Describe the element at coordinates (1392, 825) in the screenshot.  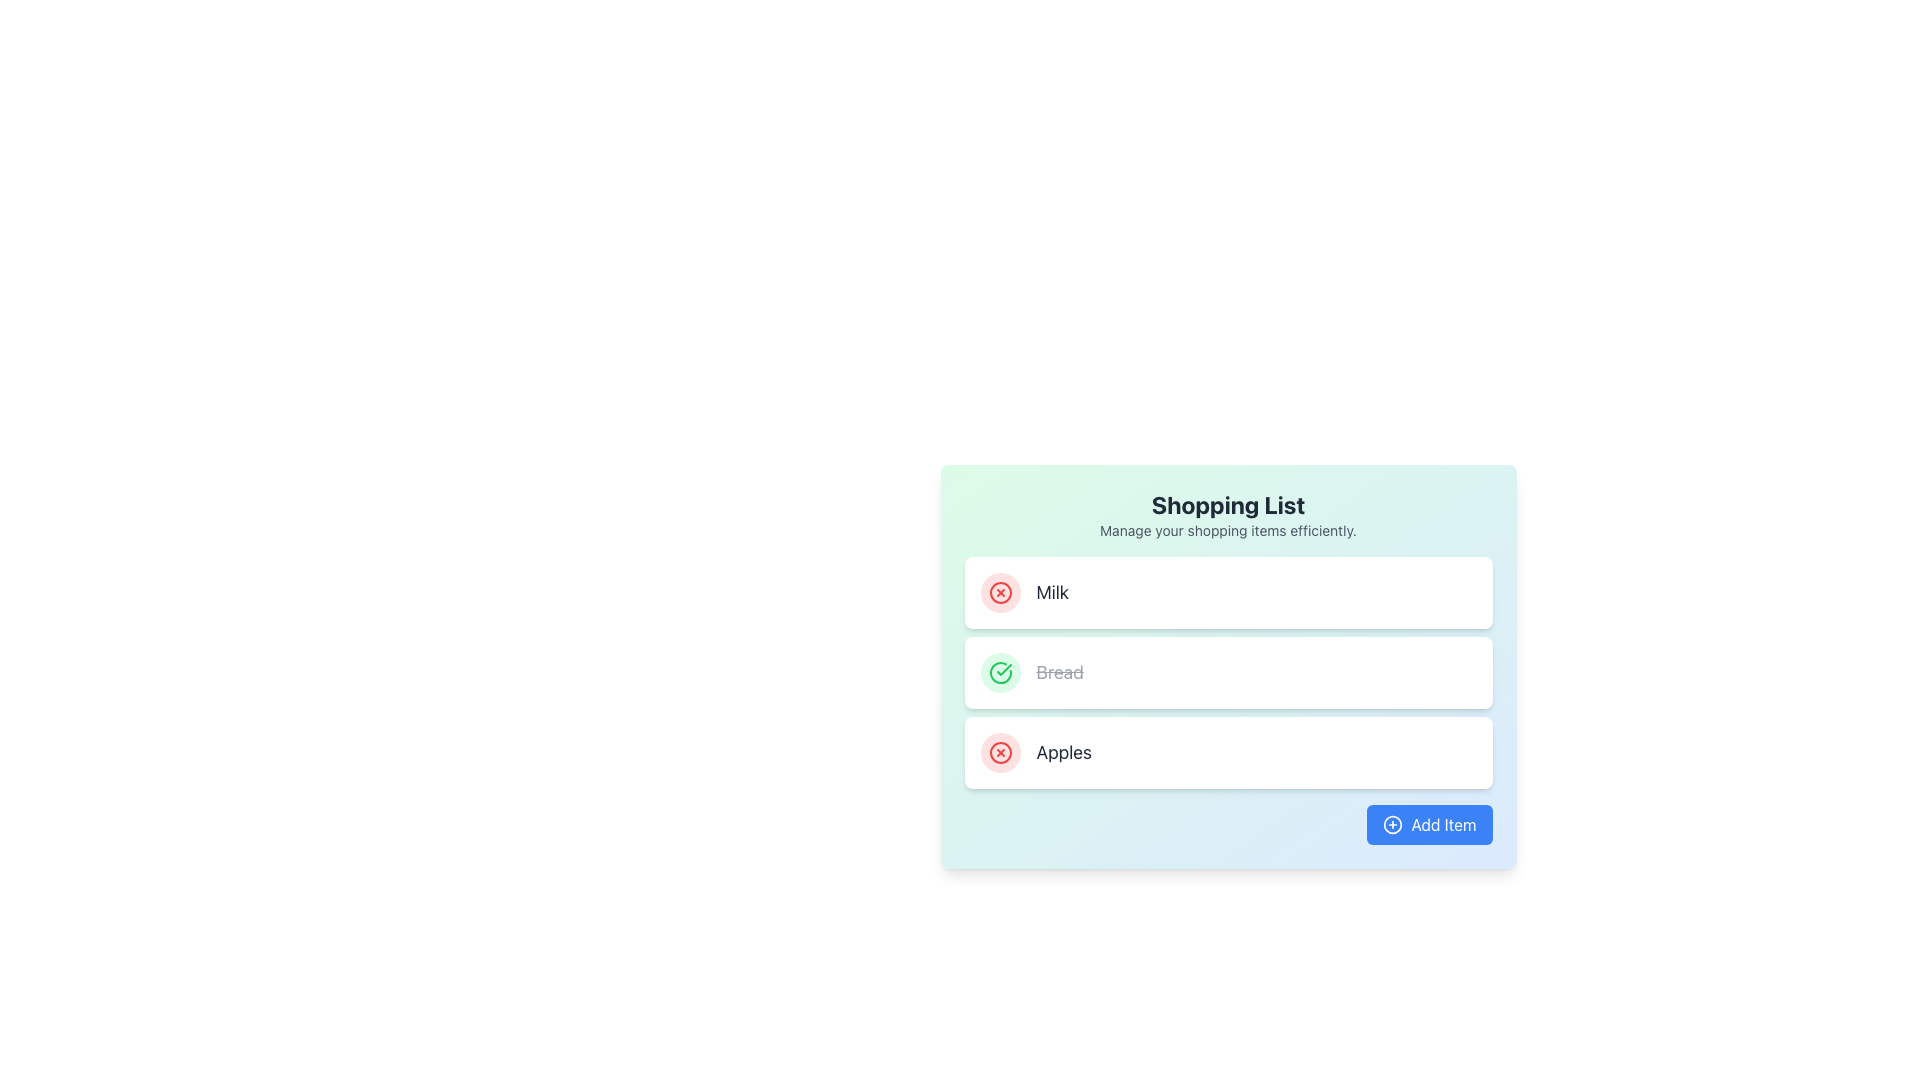
I see `the circular icon with a plus sign (+) in the center, which has a vivid blue outline and is located to the left of the 'Add Item' text inside a blue button` at that location.